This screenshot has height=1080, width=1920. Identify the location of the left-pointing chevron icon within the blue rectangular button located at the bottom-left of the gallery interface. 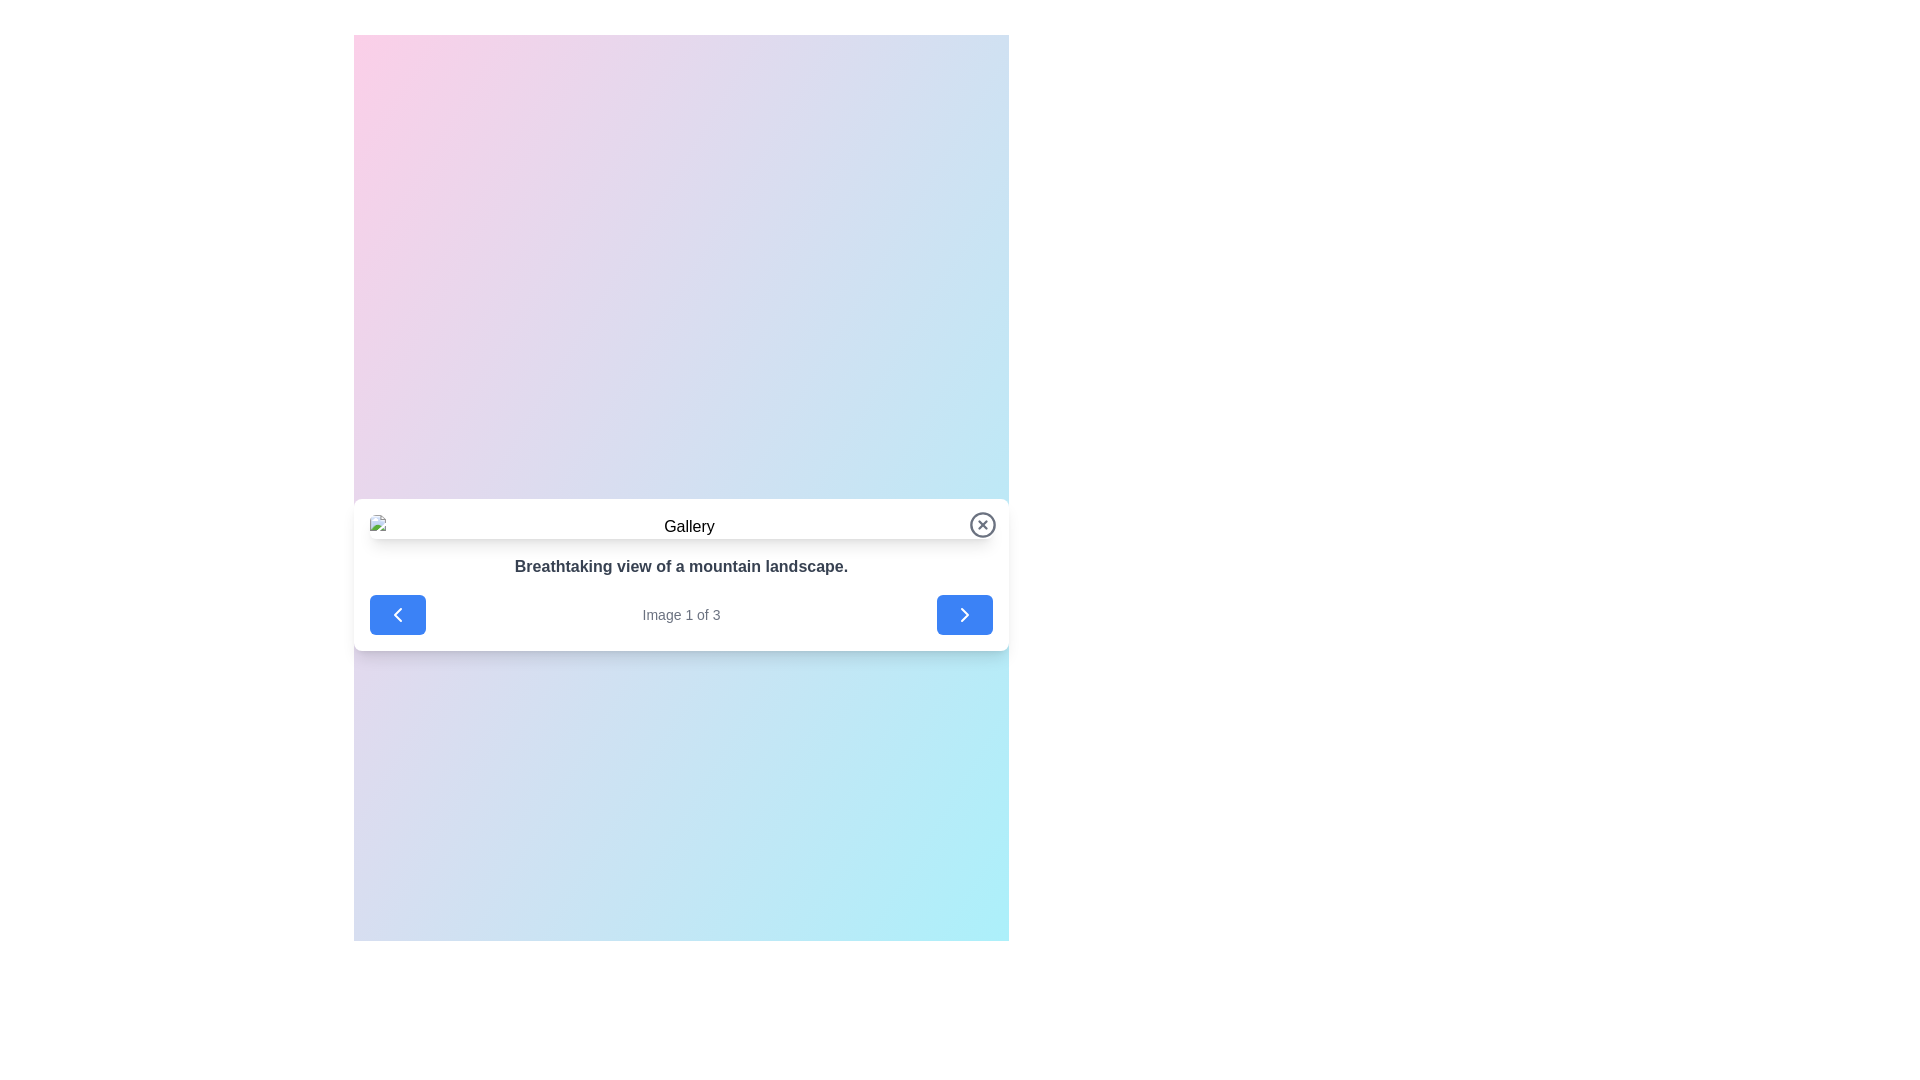
(398, 613).